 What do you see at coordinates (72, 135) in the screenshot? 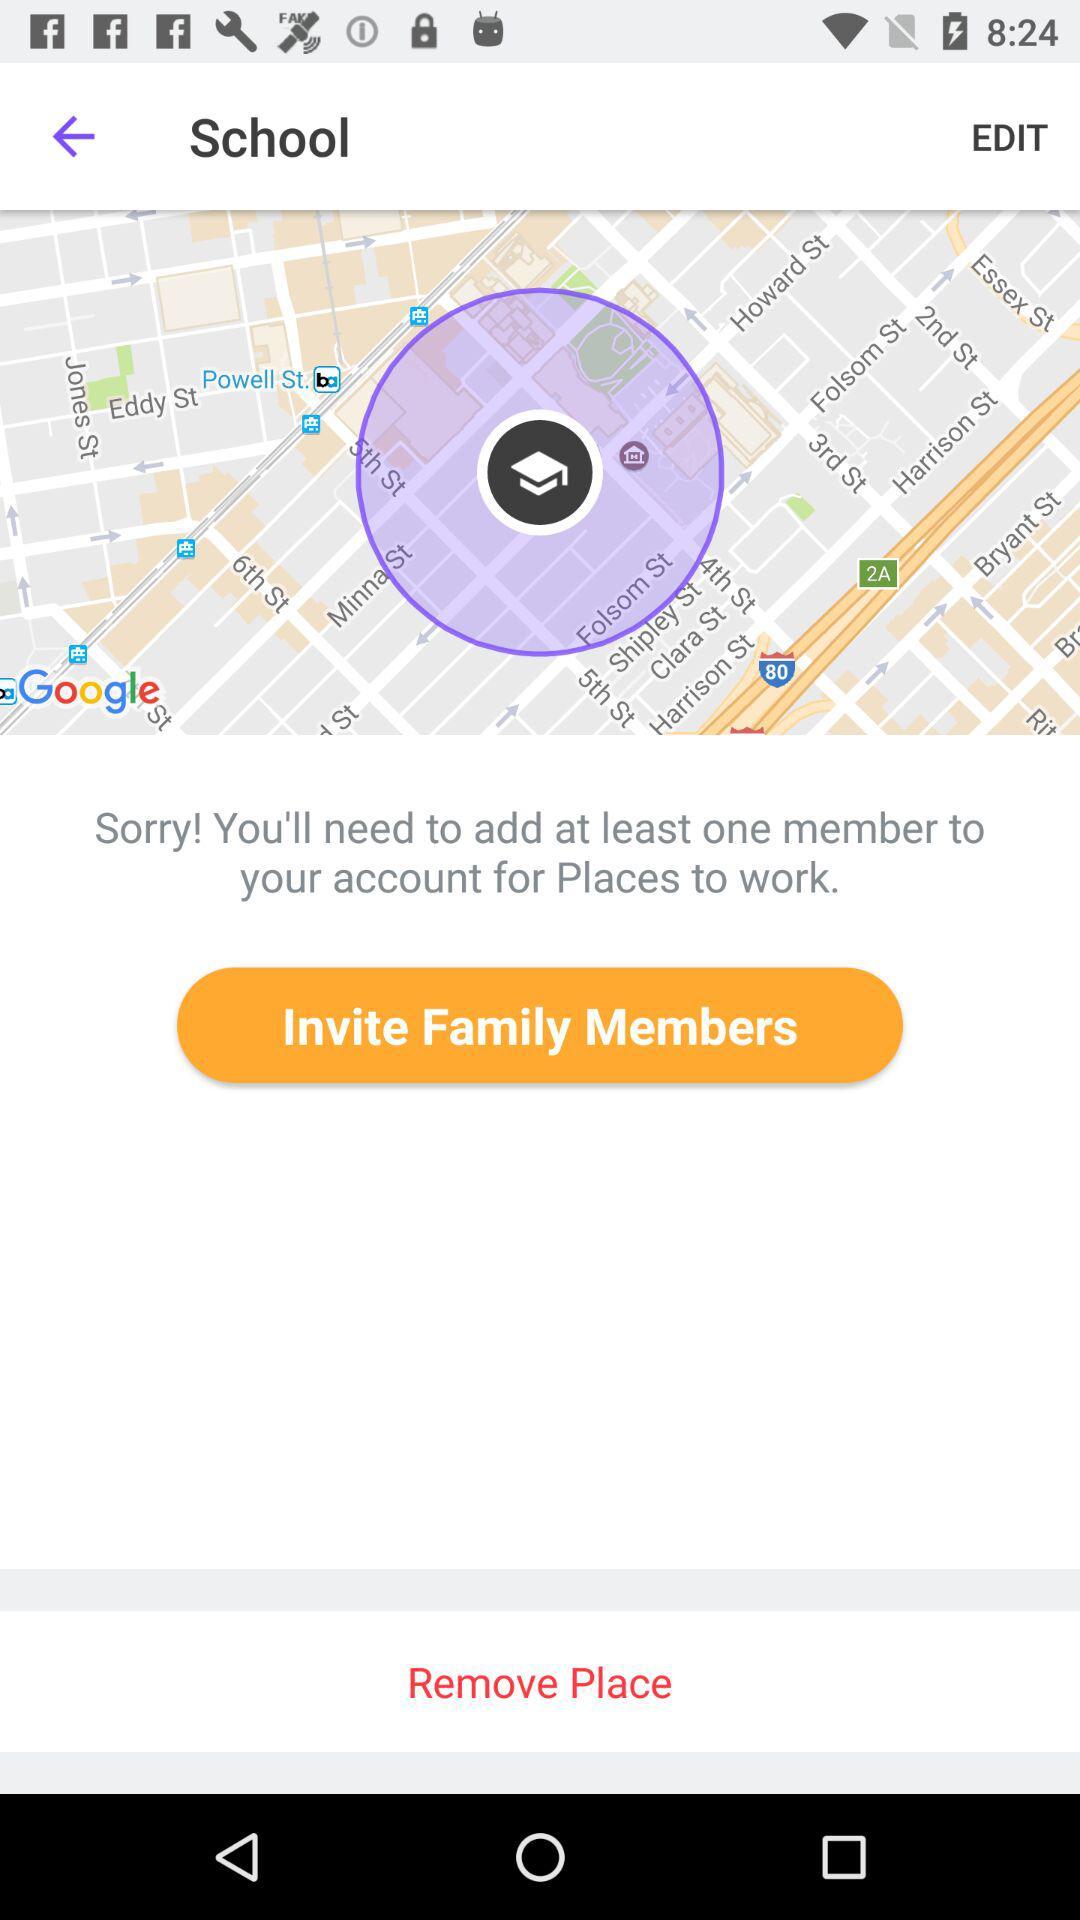
I see `the icon to the left of the school` at bounding box center [72, 135].